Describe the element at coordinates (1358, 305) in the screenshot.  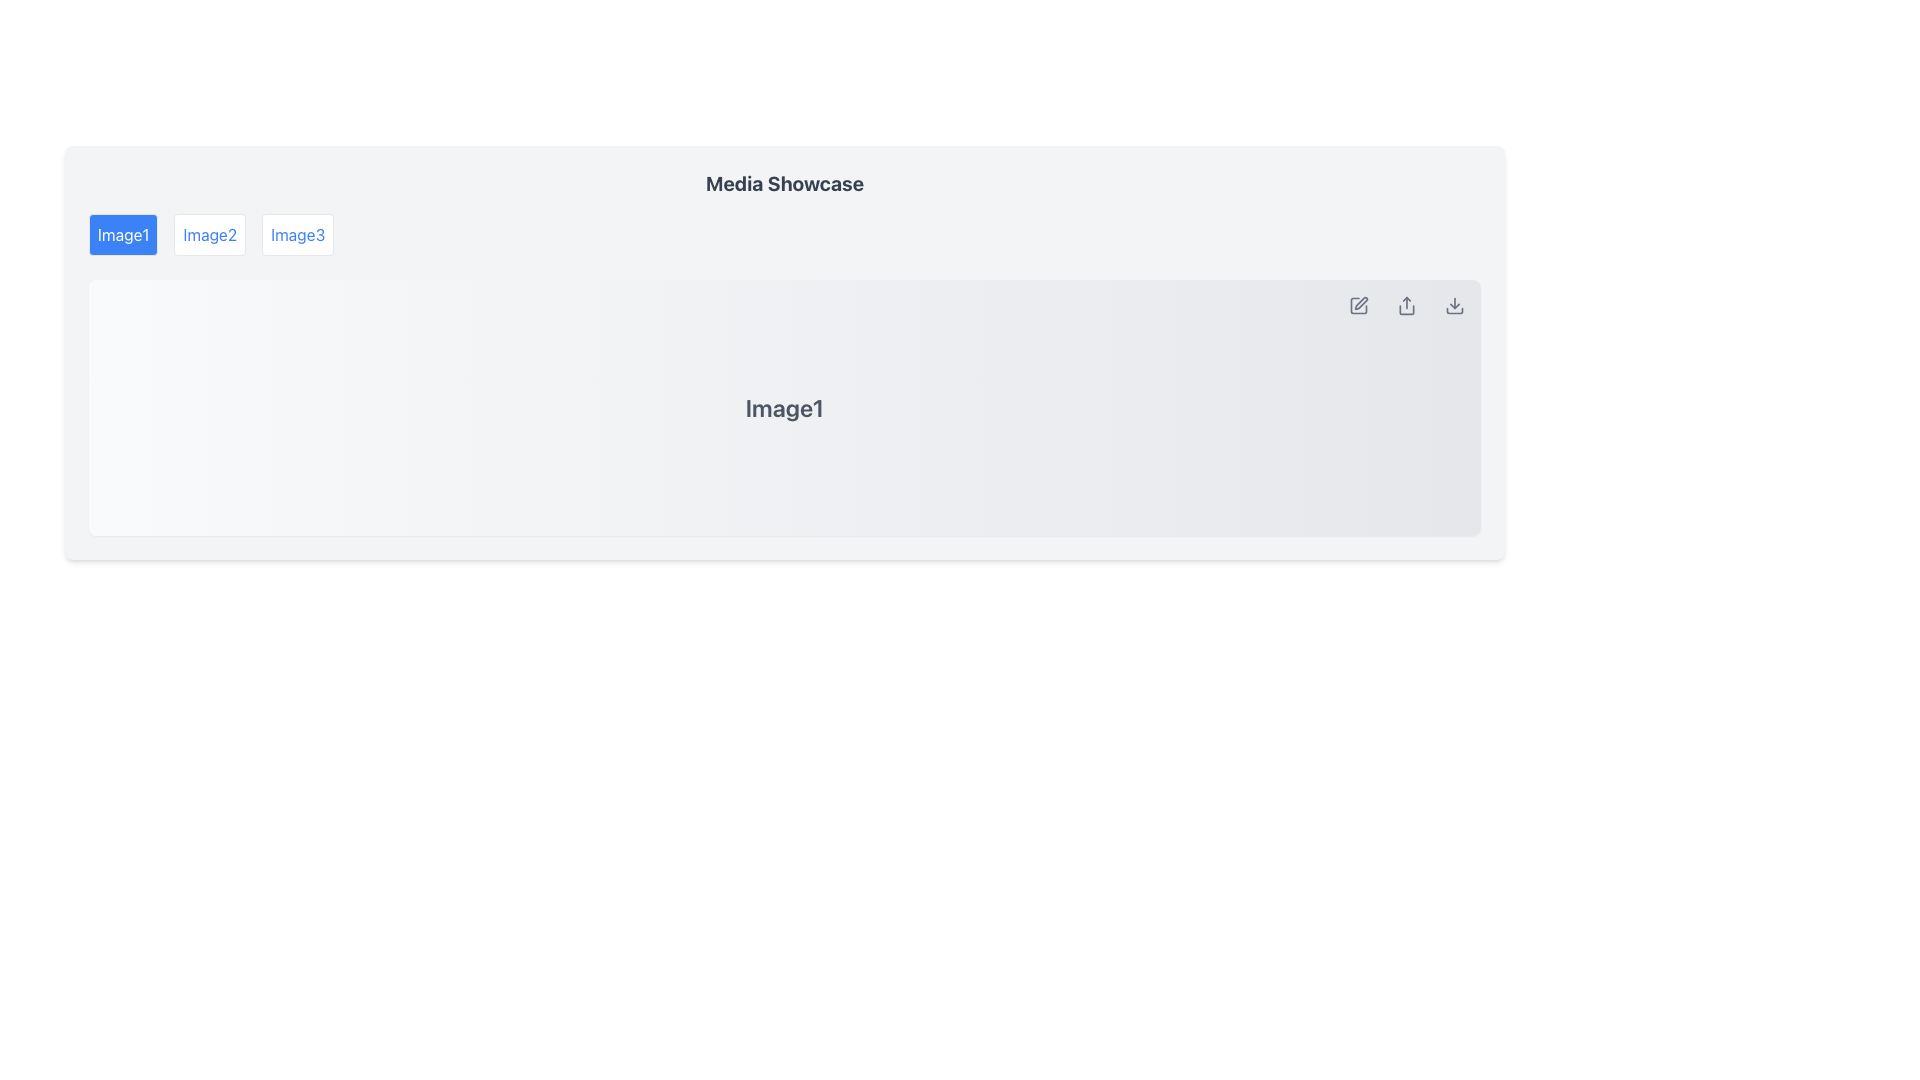
I see `the square-shaped icon button resembling a pencil in gray tones located at the top-right corner of the media display section` at that location.